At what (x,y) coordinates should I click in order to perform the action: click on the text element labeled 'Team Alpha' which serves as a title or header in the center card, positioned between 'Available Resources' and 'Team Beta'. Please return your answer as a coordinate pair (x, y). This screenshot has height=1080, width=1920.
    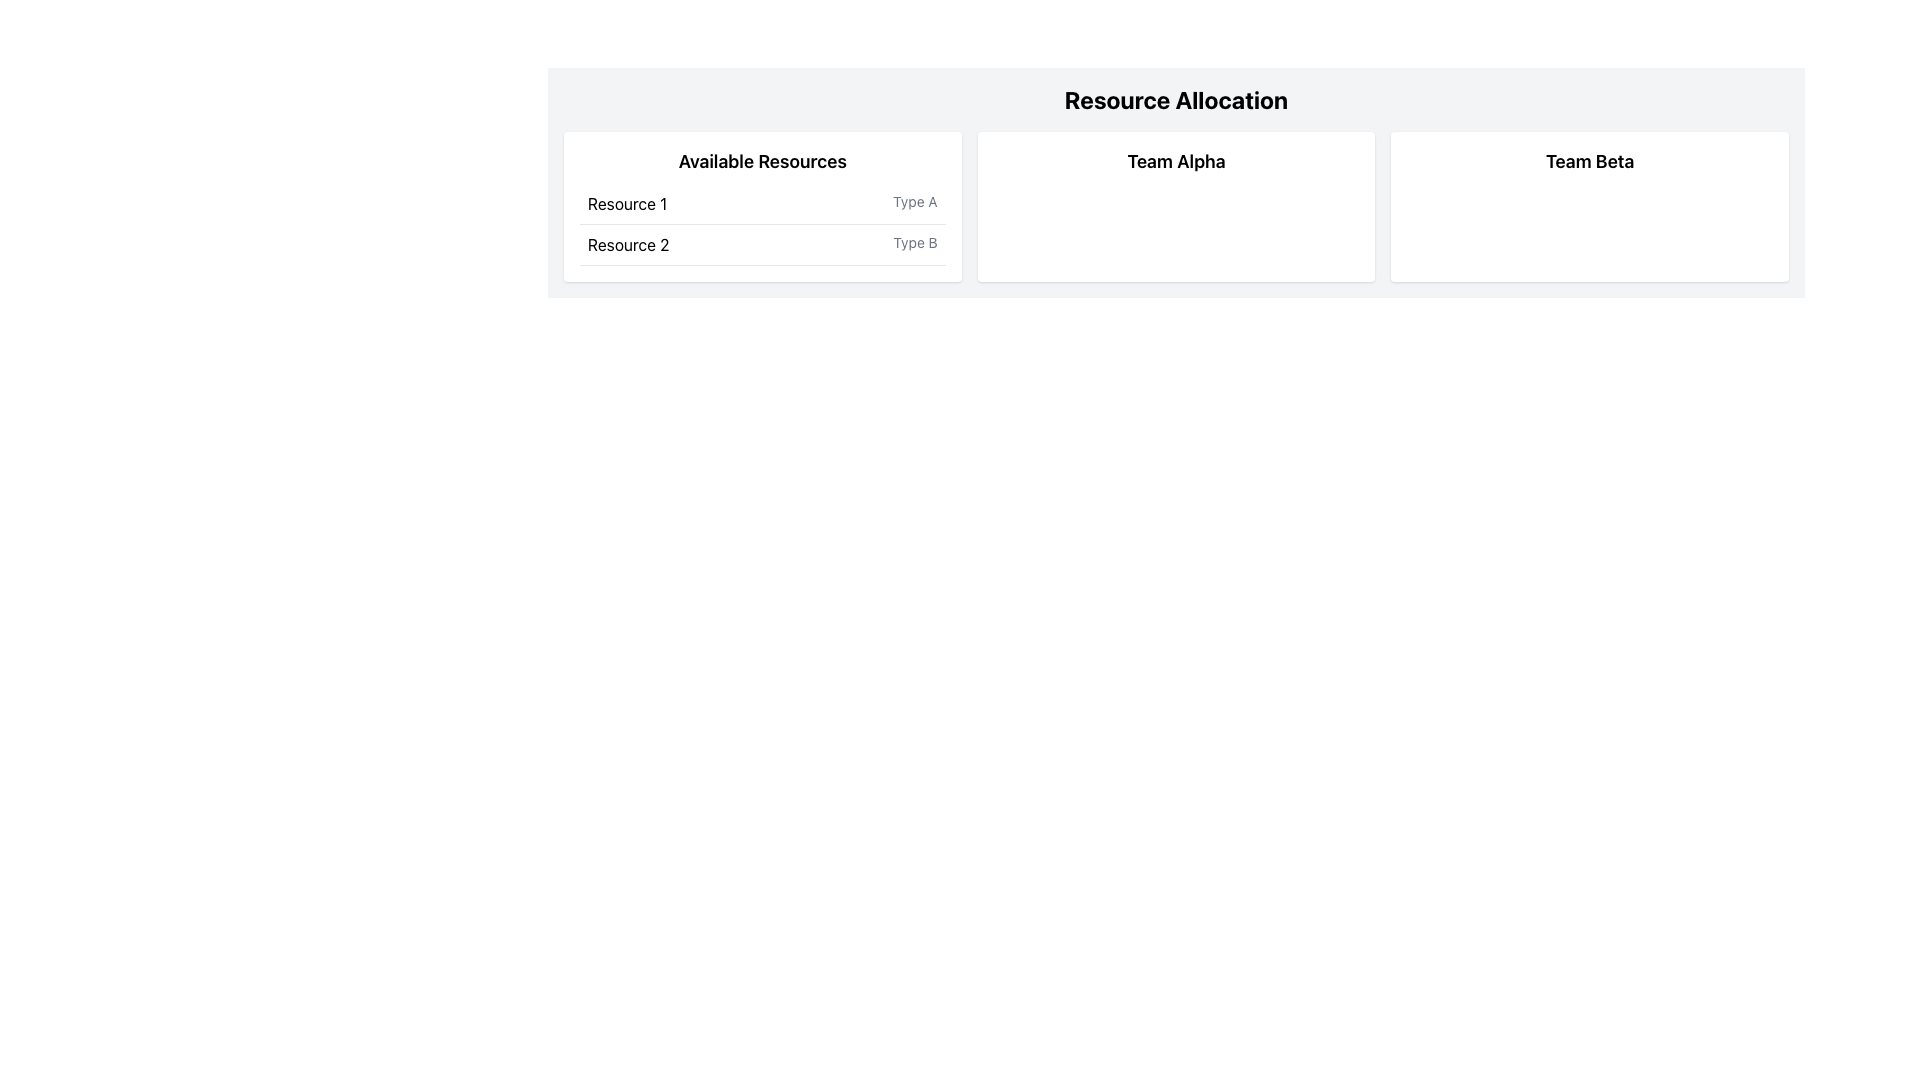
    Looking at the image, I should click on (1176, 161).